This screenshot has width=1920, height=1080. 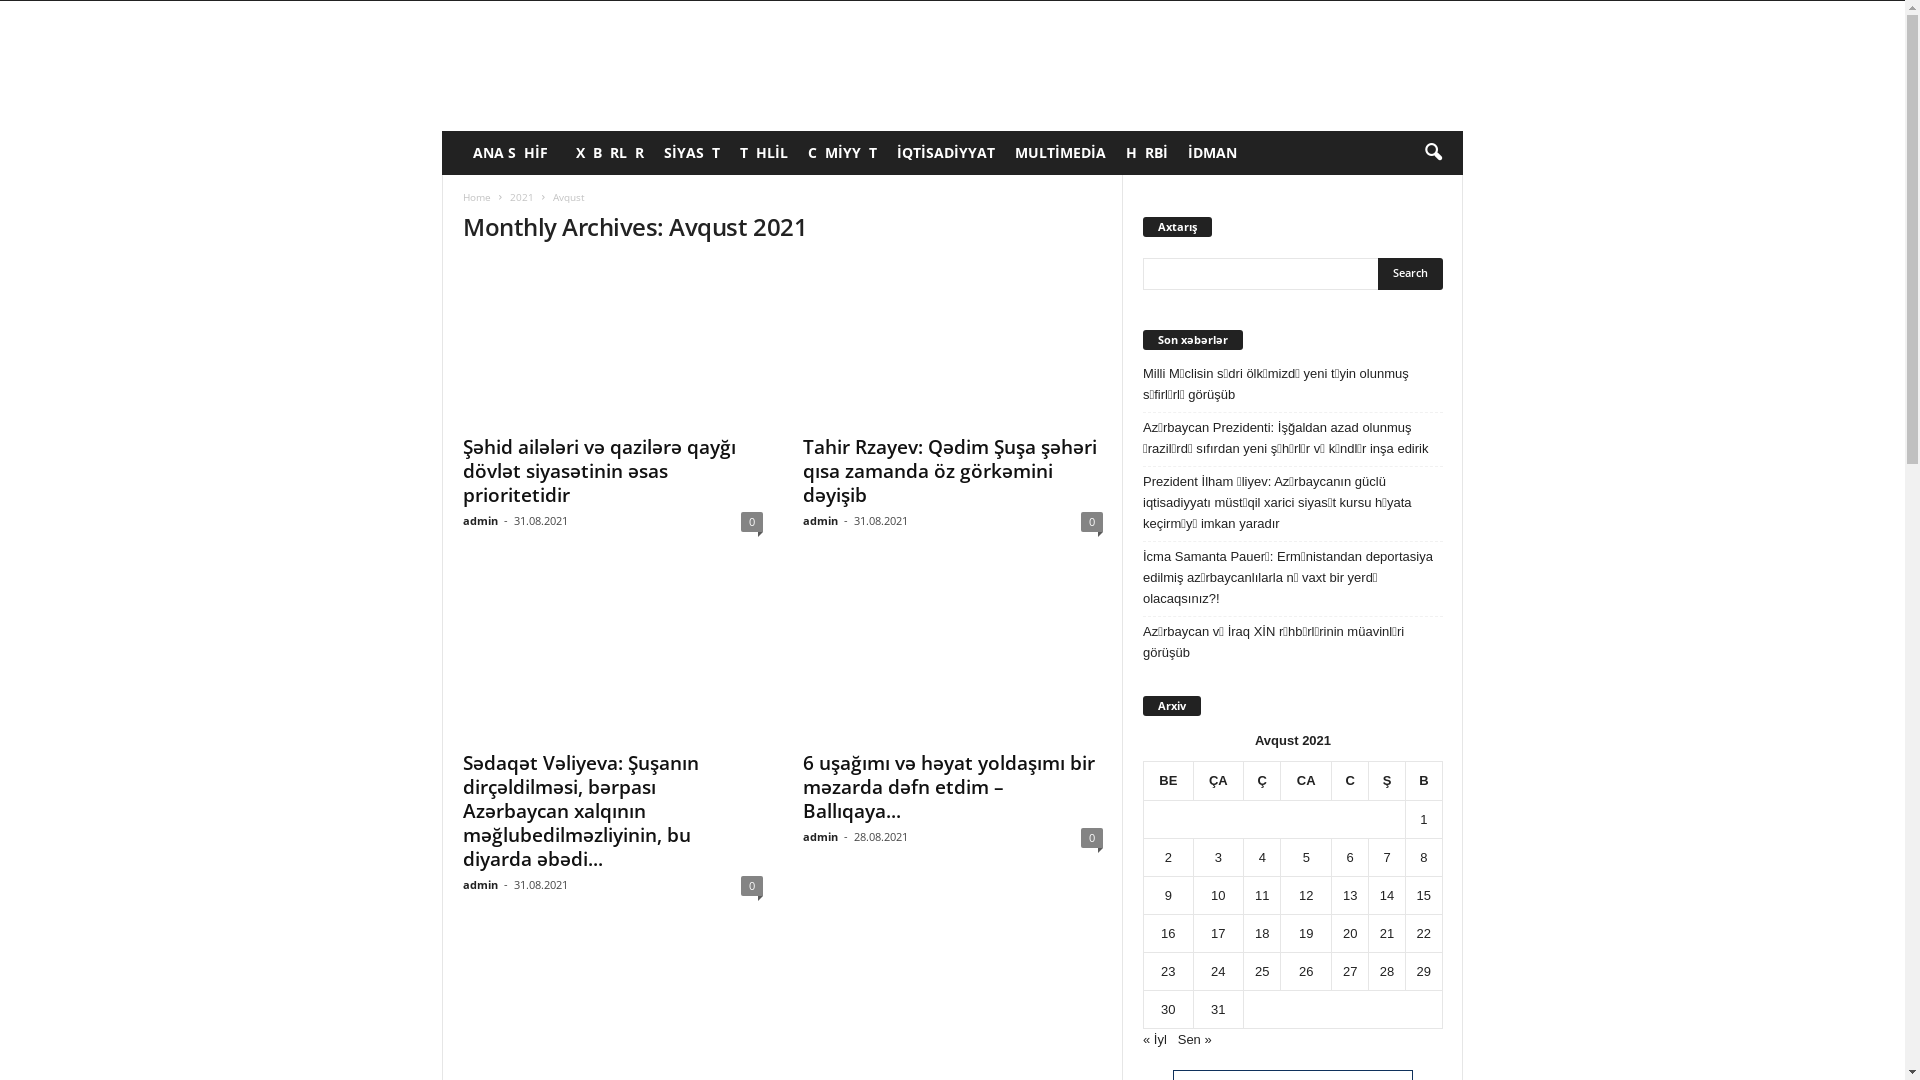 What do you see at coordinates (1422, 819) in the screenshot?
I see `'1'` at bounding box center [1422, 819].